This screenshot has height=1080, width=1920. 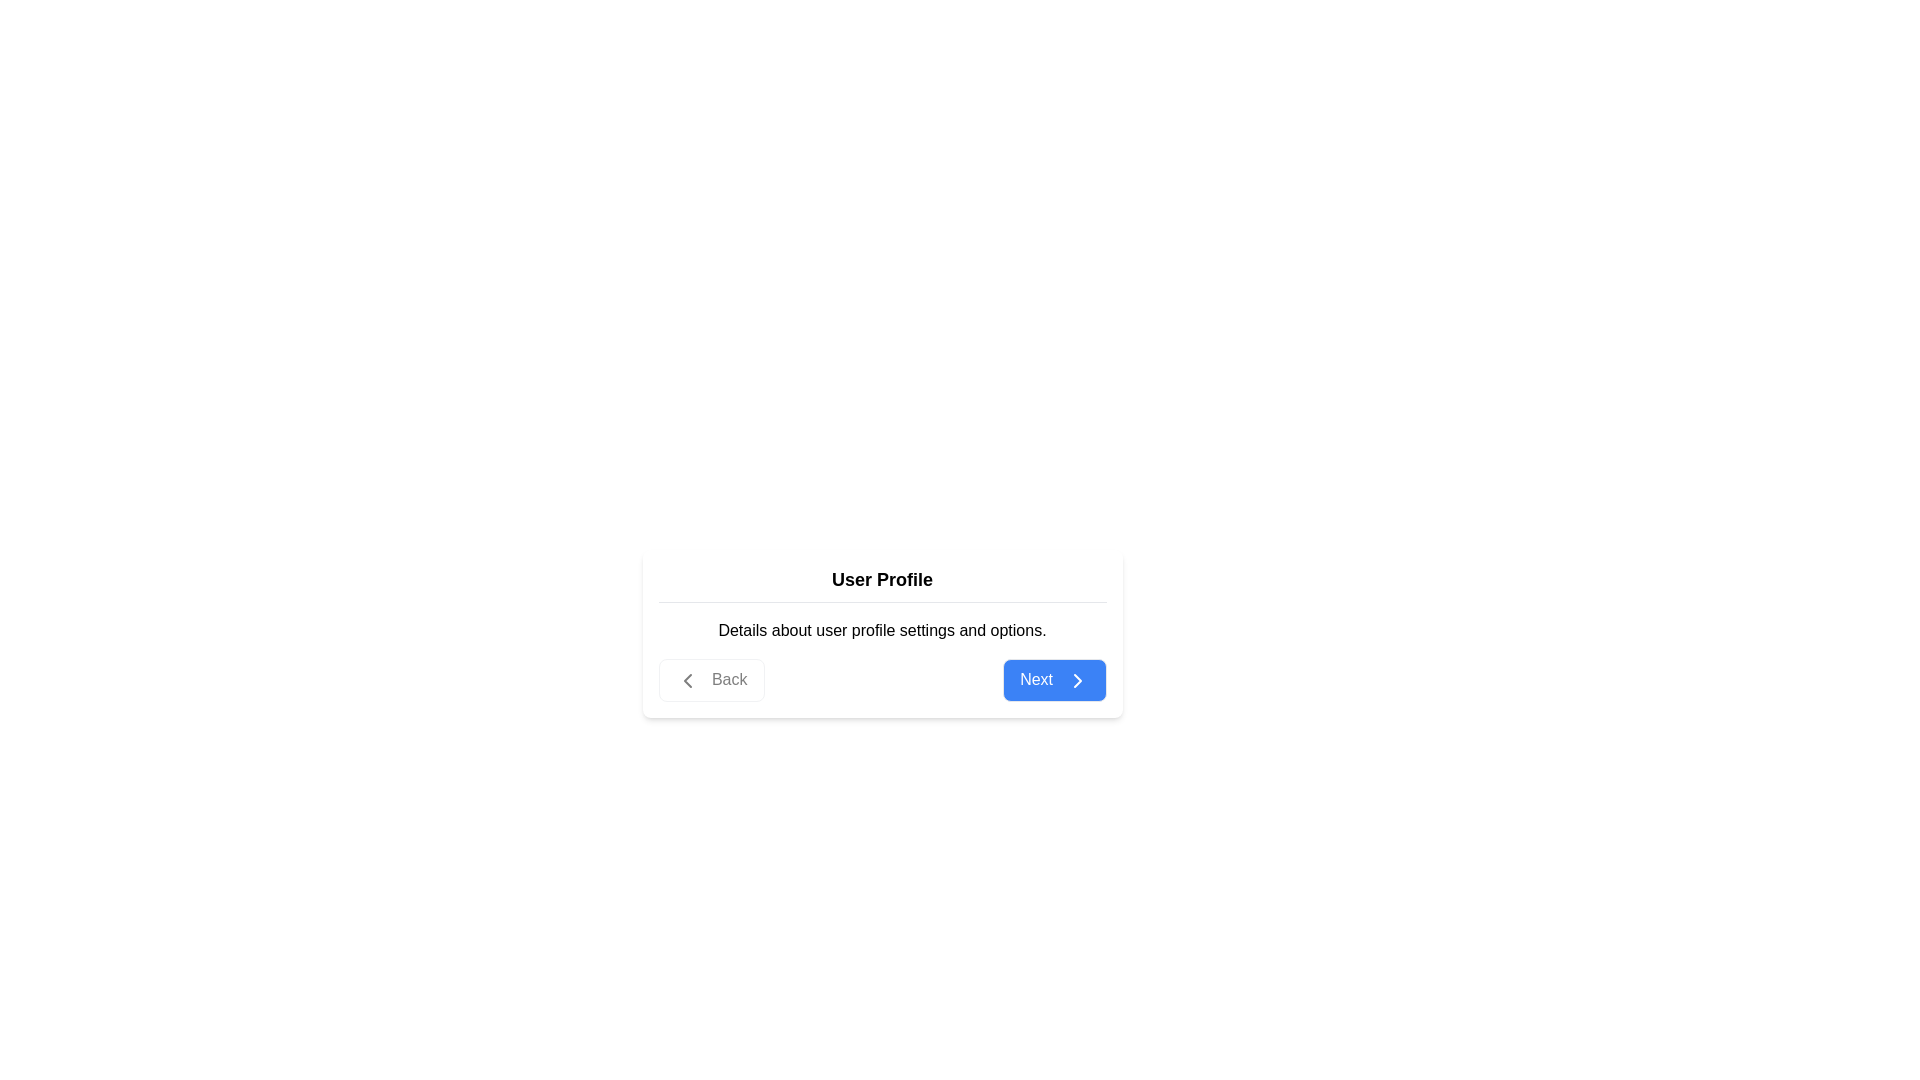 I want to click on the left-pointing arrow icon within the 'Back' button located at the bottom-left corner of the dialog box, so click(x=687, y=679).